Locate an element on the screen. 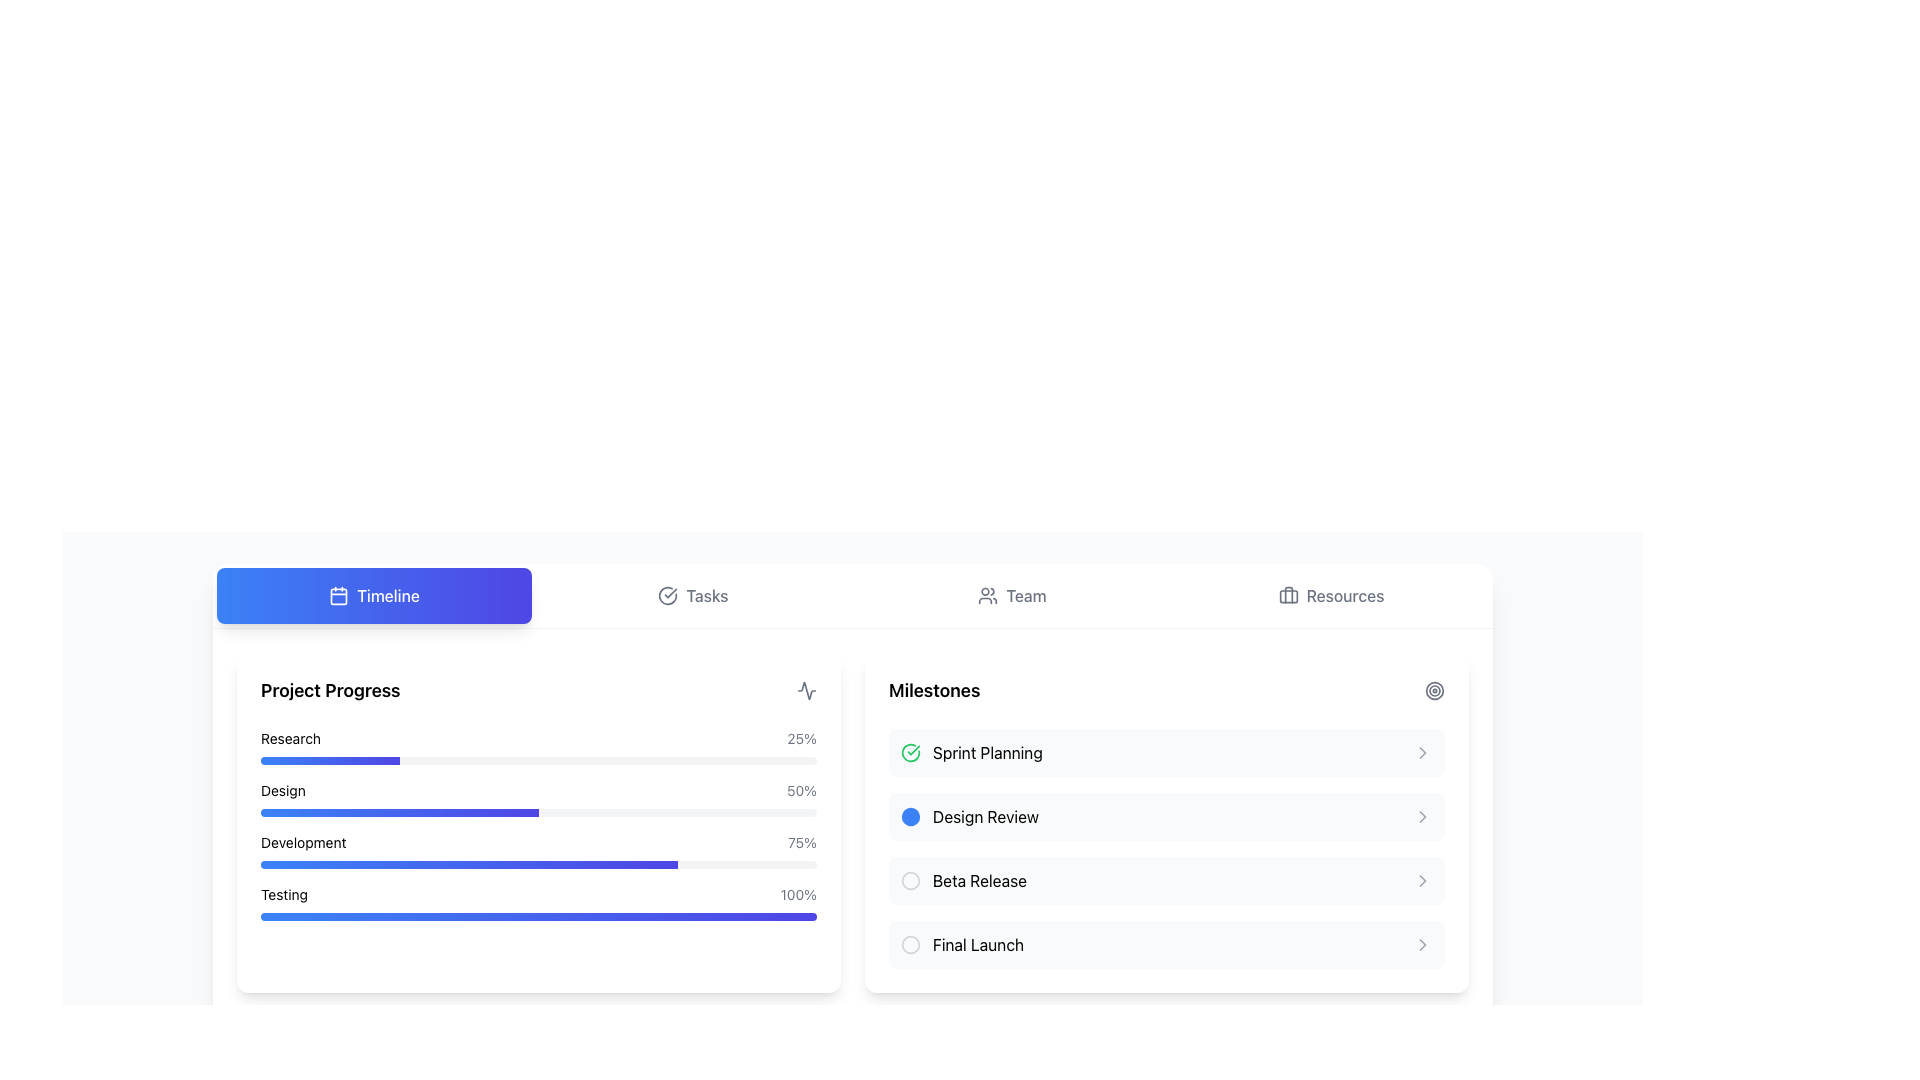  the 'Design Review' list item with a blue circular icon, which is the second item in the Milestones section is located at coordinates (969, 817).